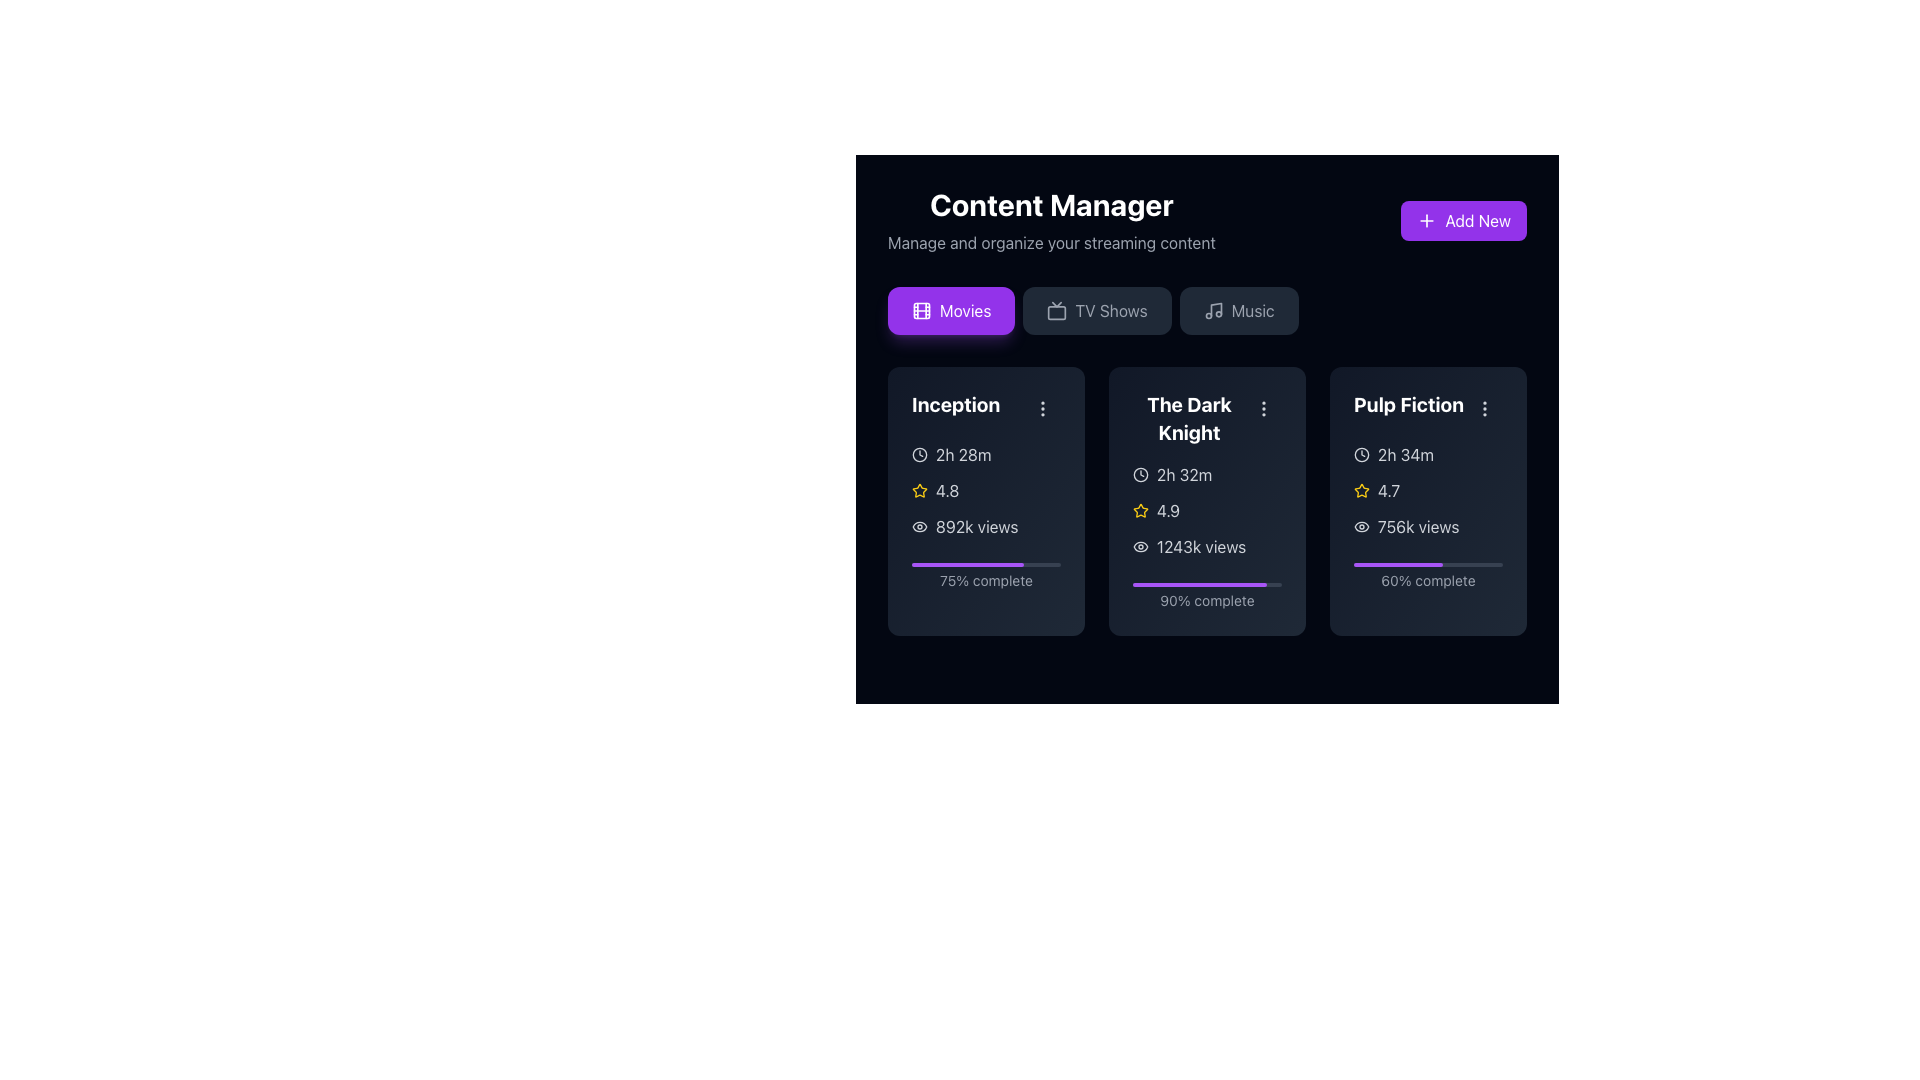  Describe the element at coordinates (1206, 500) in the screenshot. I see `the second informational card in the movie category that displays details such as title, duration, rating, view count, and progress of watching` at that location.